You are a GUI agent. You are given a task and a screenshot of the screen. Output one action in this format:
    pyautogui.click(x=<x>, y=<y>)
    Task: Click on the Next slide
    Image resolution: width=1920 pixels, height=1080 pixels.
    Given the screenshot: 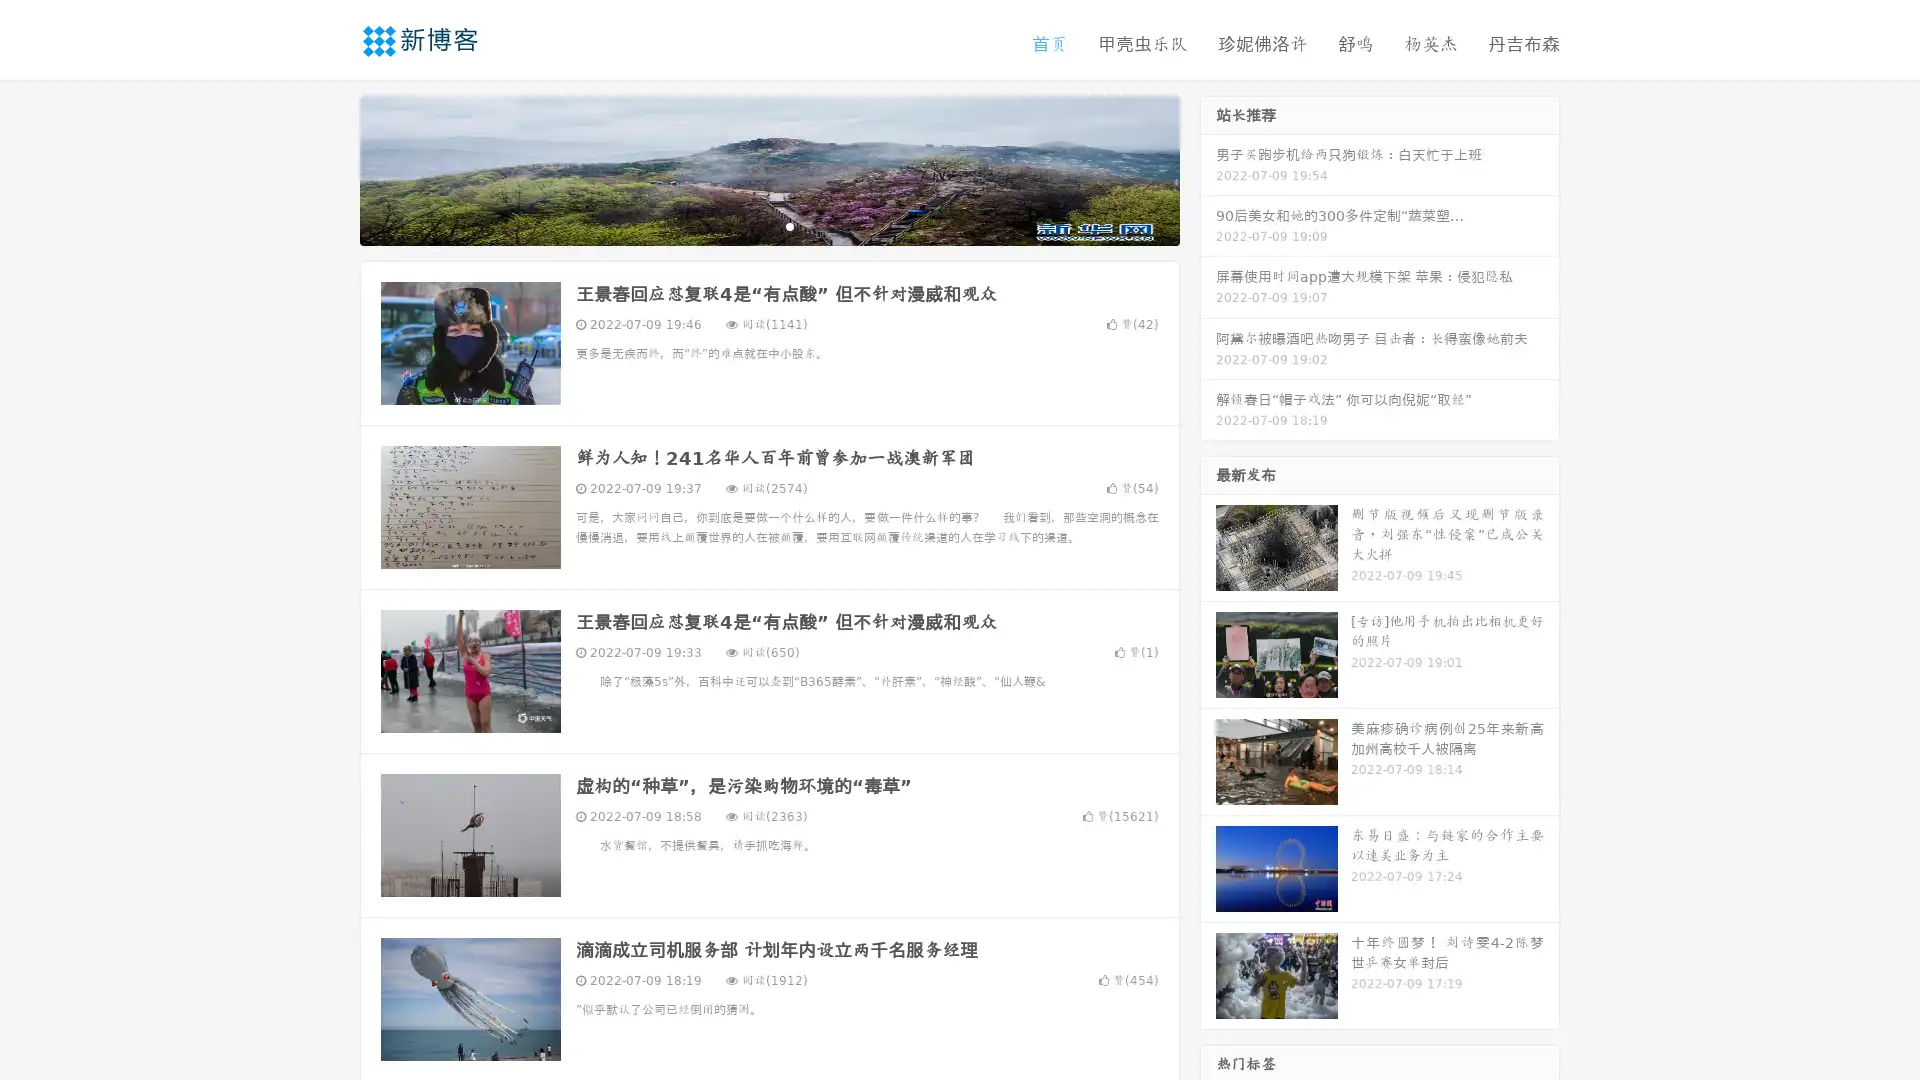 What is the action you would take?
    pyautogui.click(x=1208, y=168)
    